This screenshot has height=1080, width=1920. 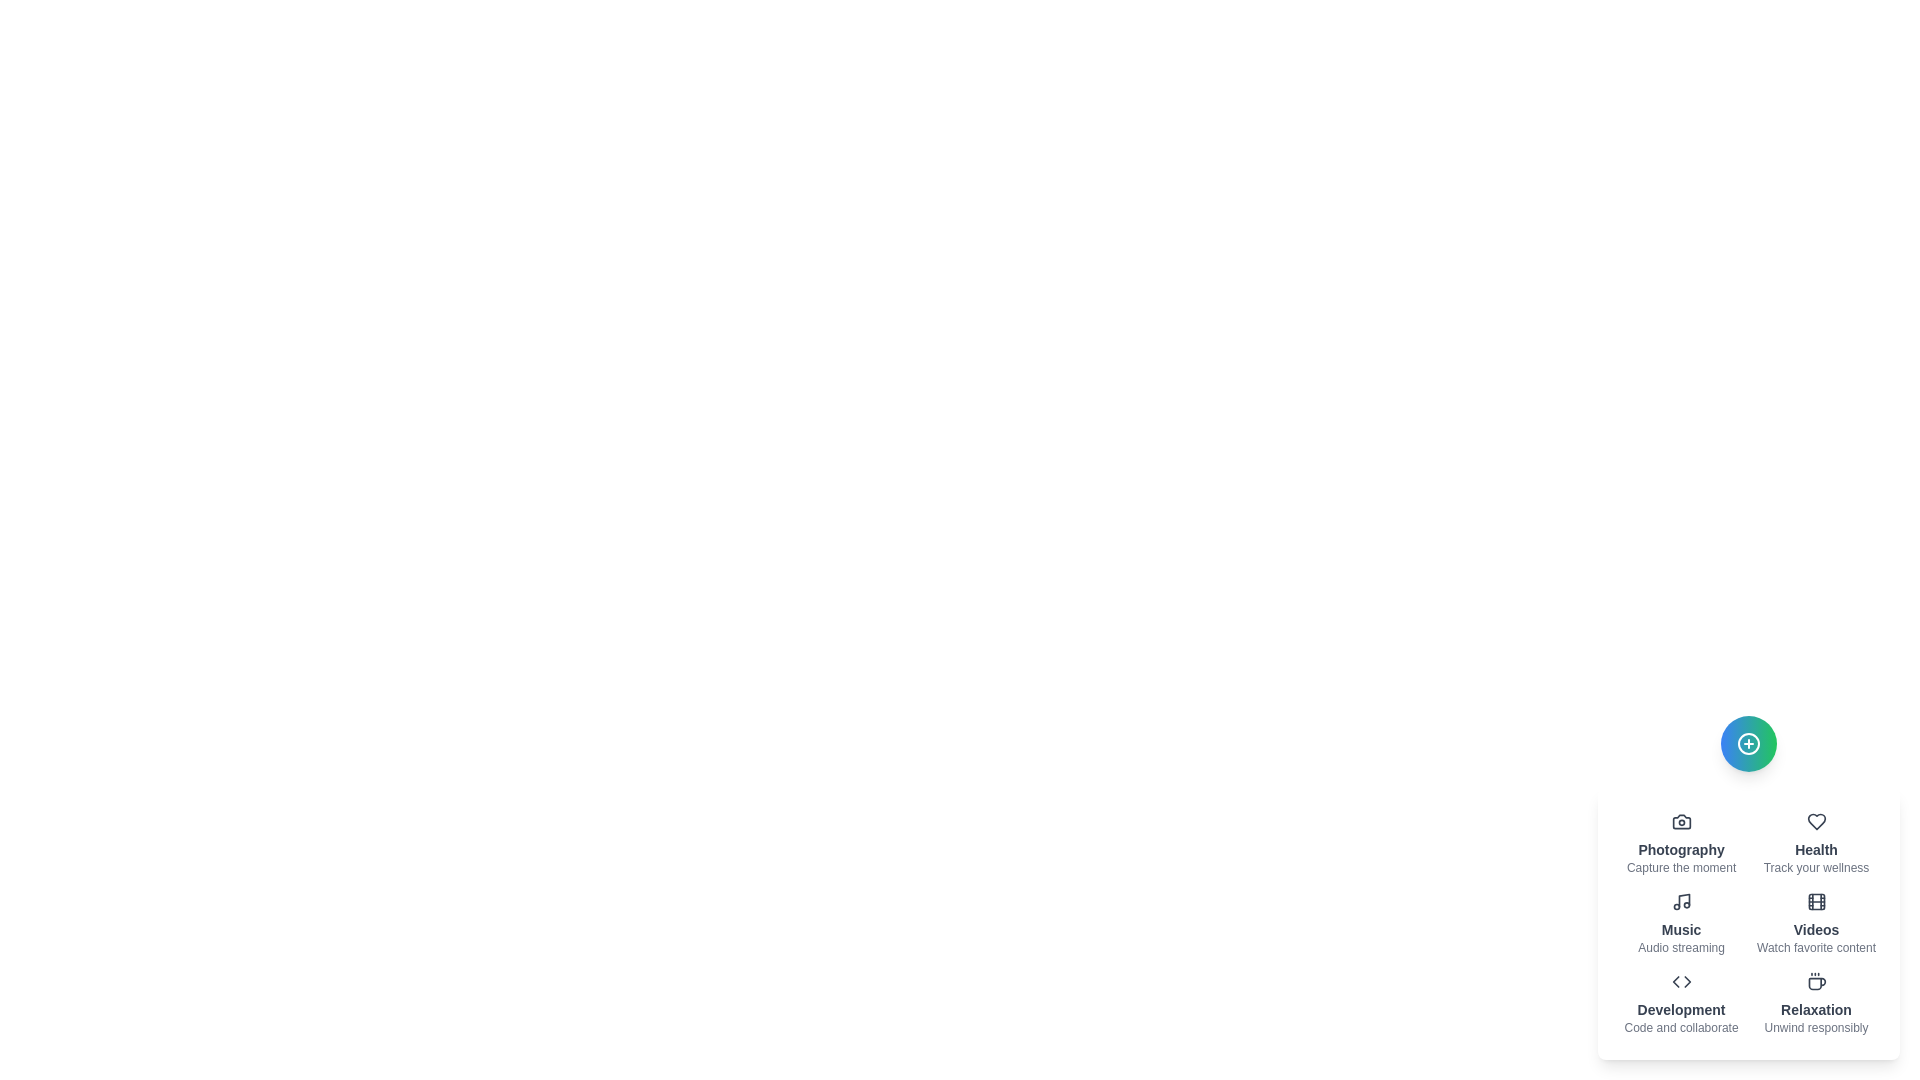 I want to click on the Health action item to activate its feature, so click(x=1816, y=844).